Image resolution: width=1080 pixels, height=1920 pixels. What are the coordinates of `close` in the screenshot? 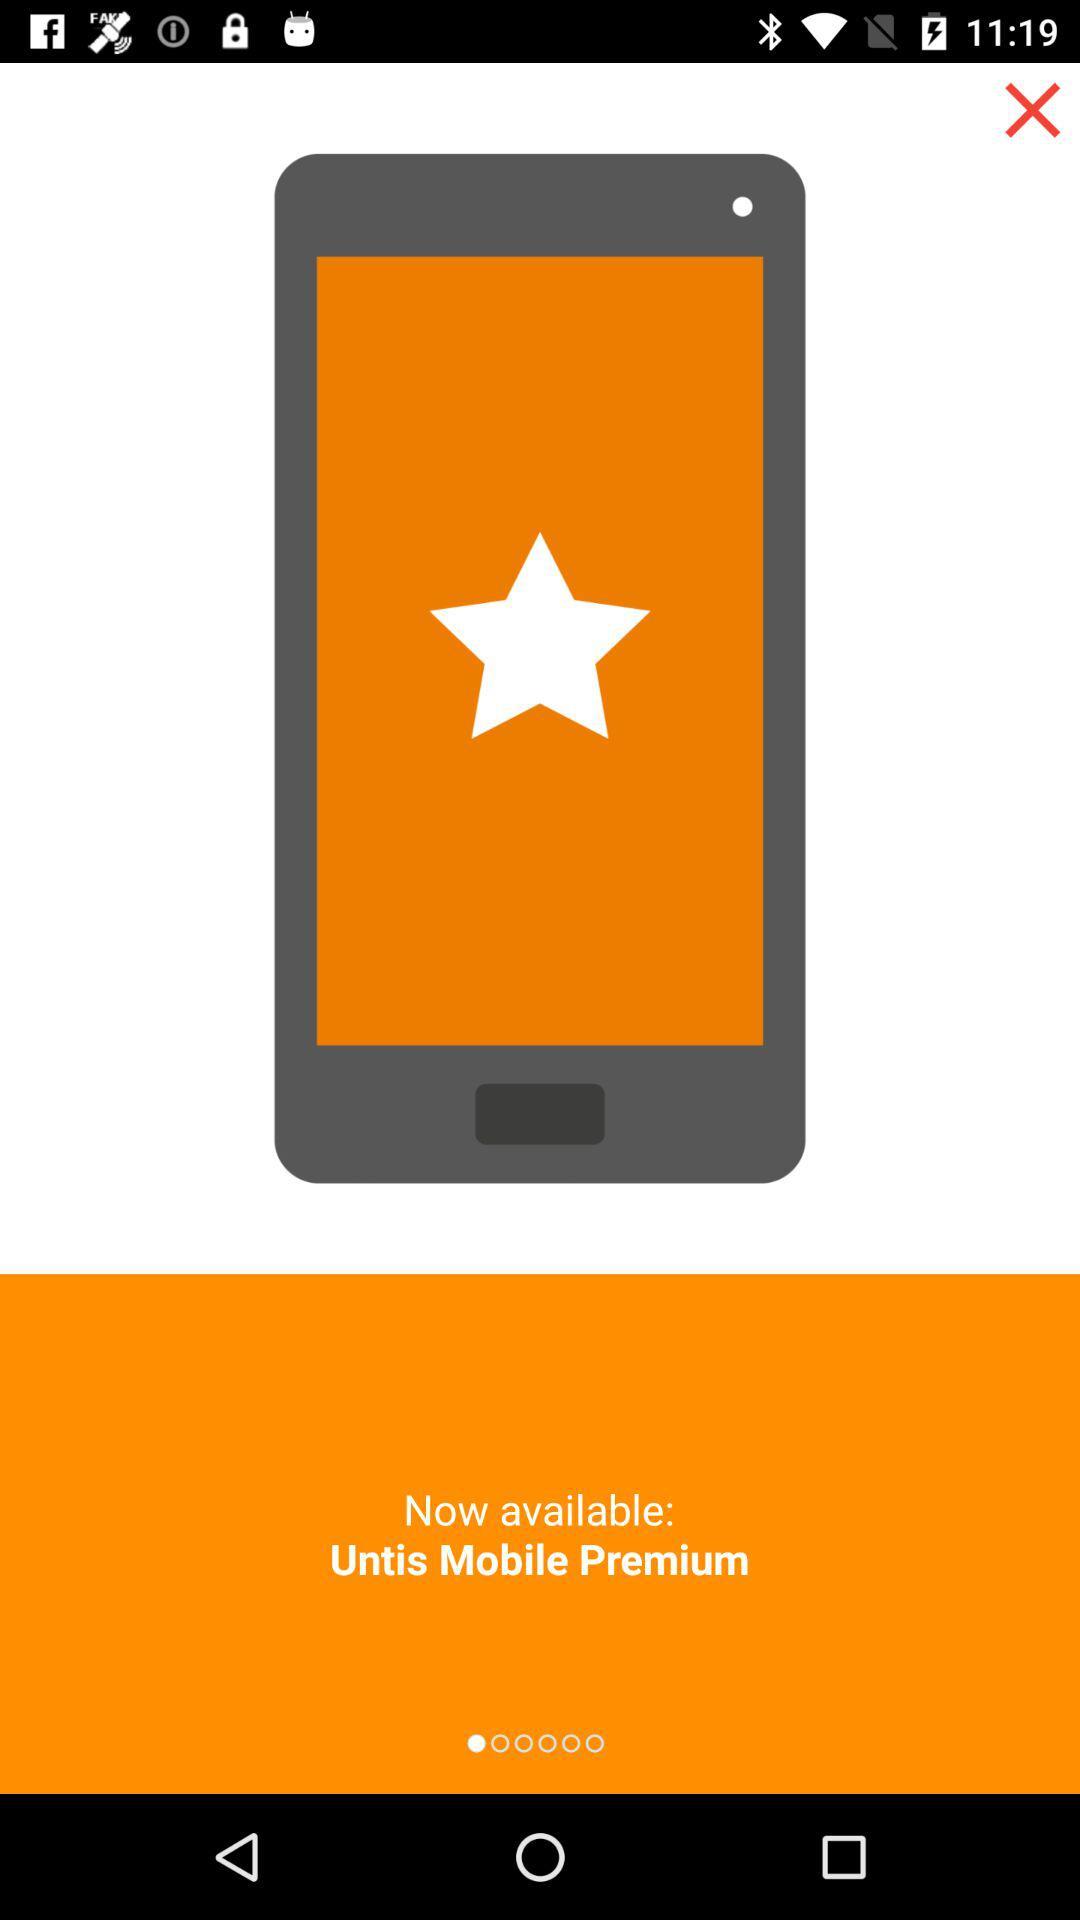 It's located at (1032, 109).